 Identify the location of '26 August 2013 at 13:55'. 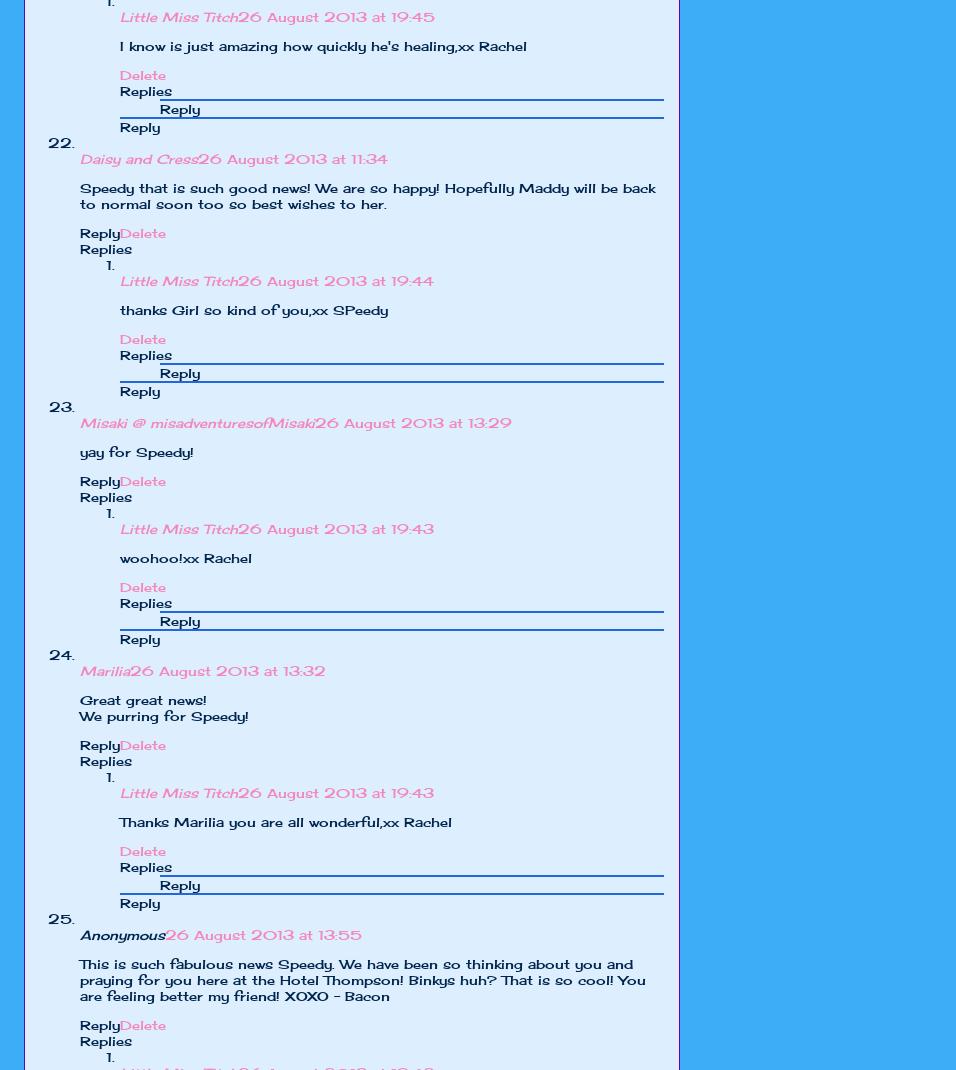
(262, 933).